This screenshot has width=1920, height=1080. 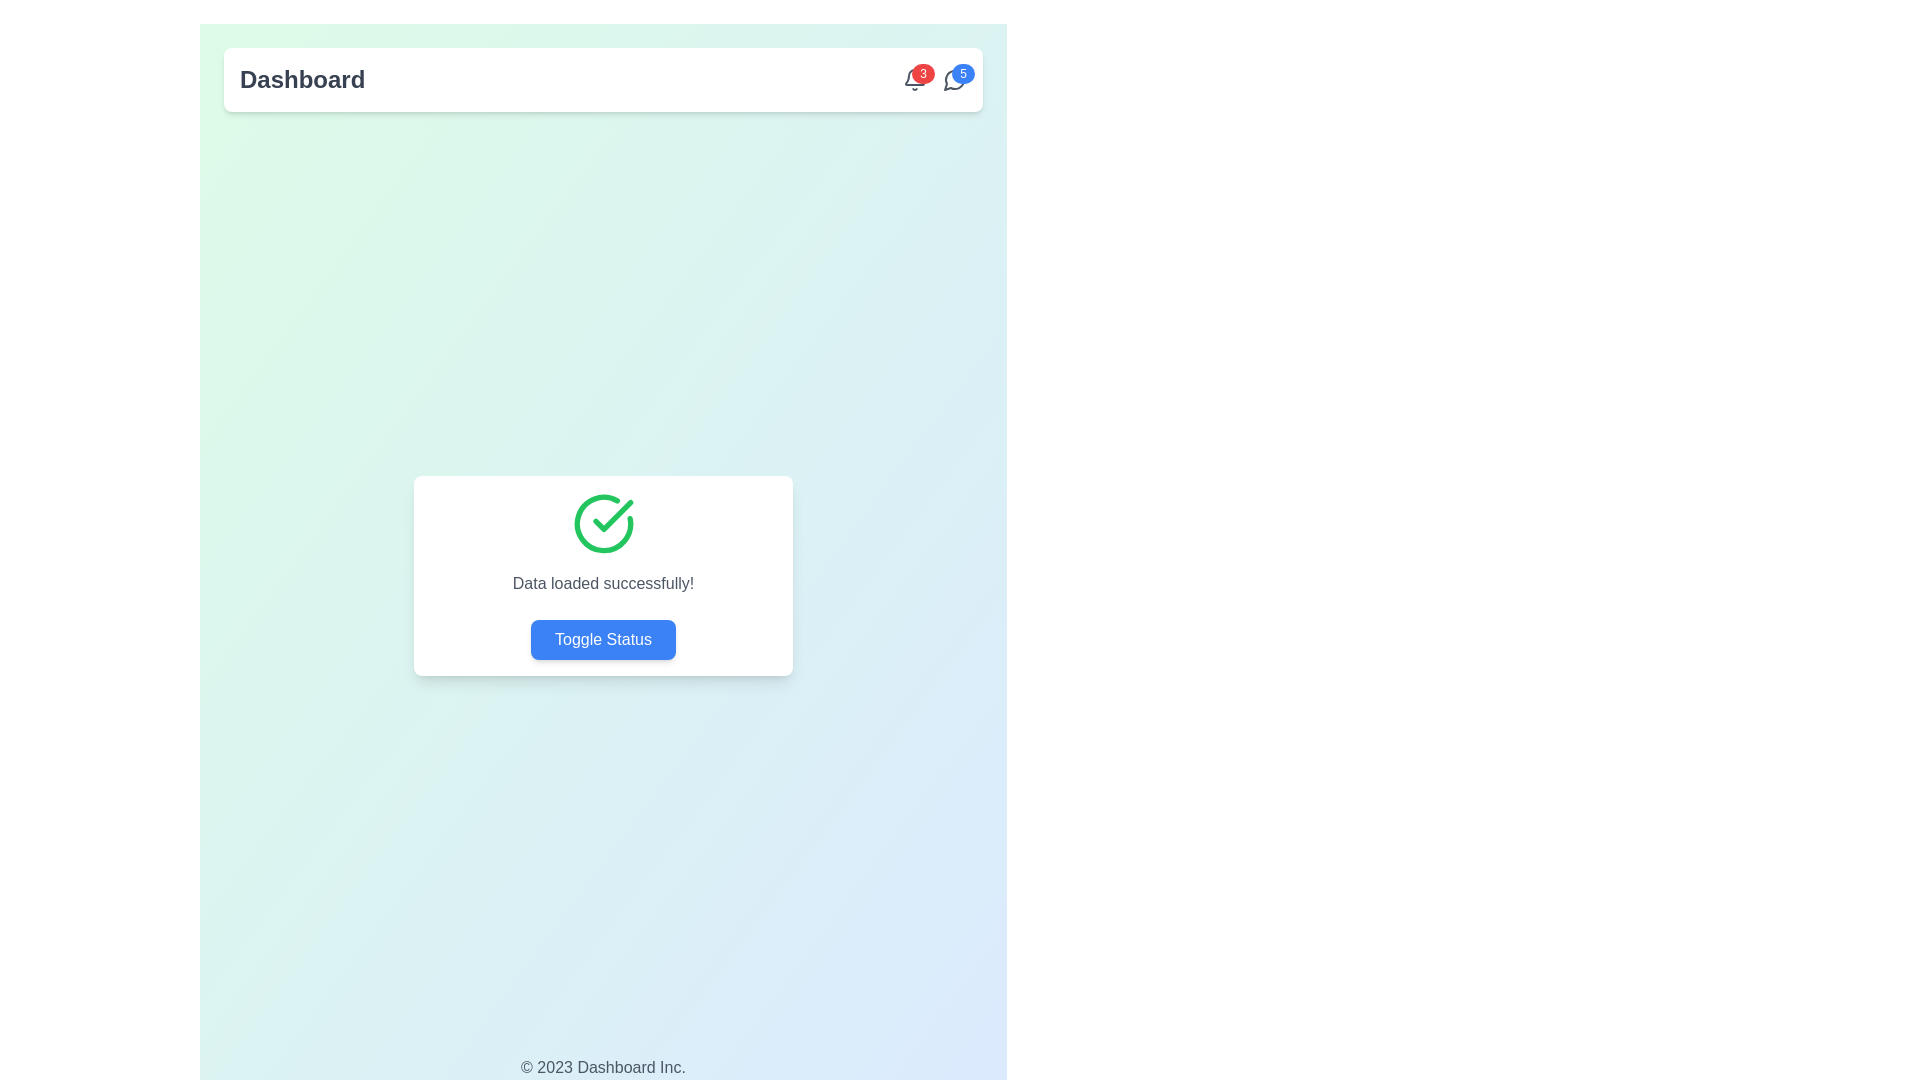 What do you see at coordinates (934, 79) in the screenshot?
I see `the Notification badge located at the top-right corner of the Dashboard, which indicates the number of unread notifications or alerts` at bounding box center [934, 79].